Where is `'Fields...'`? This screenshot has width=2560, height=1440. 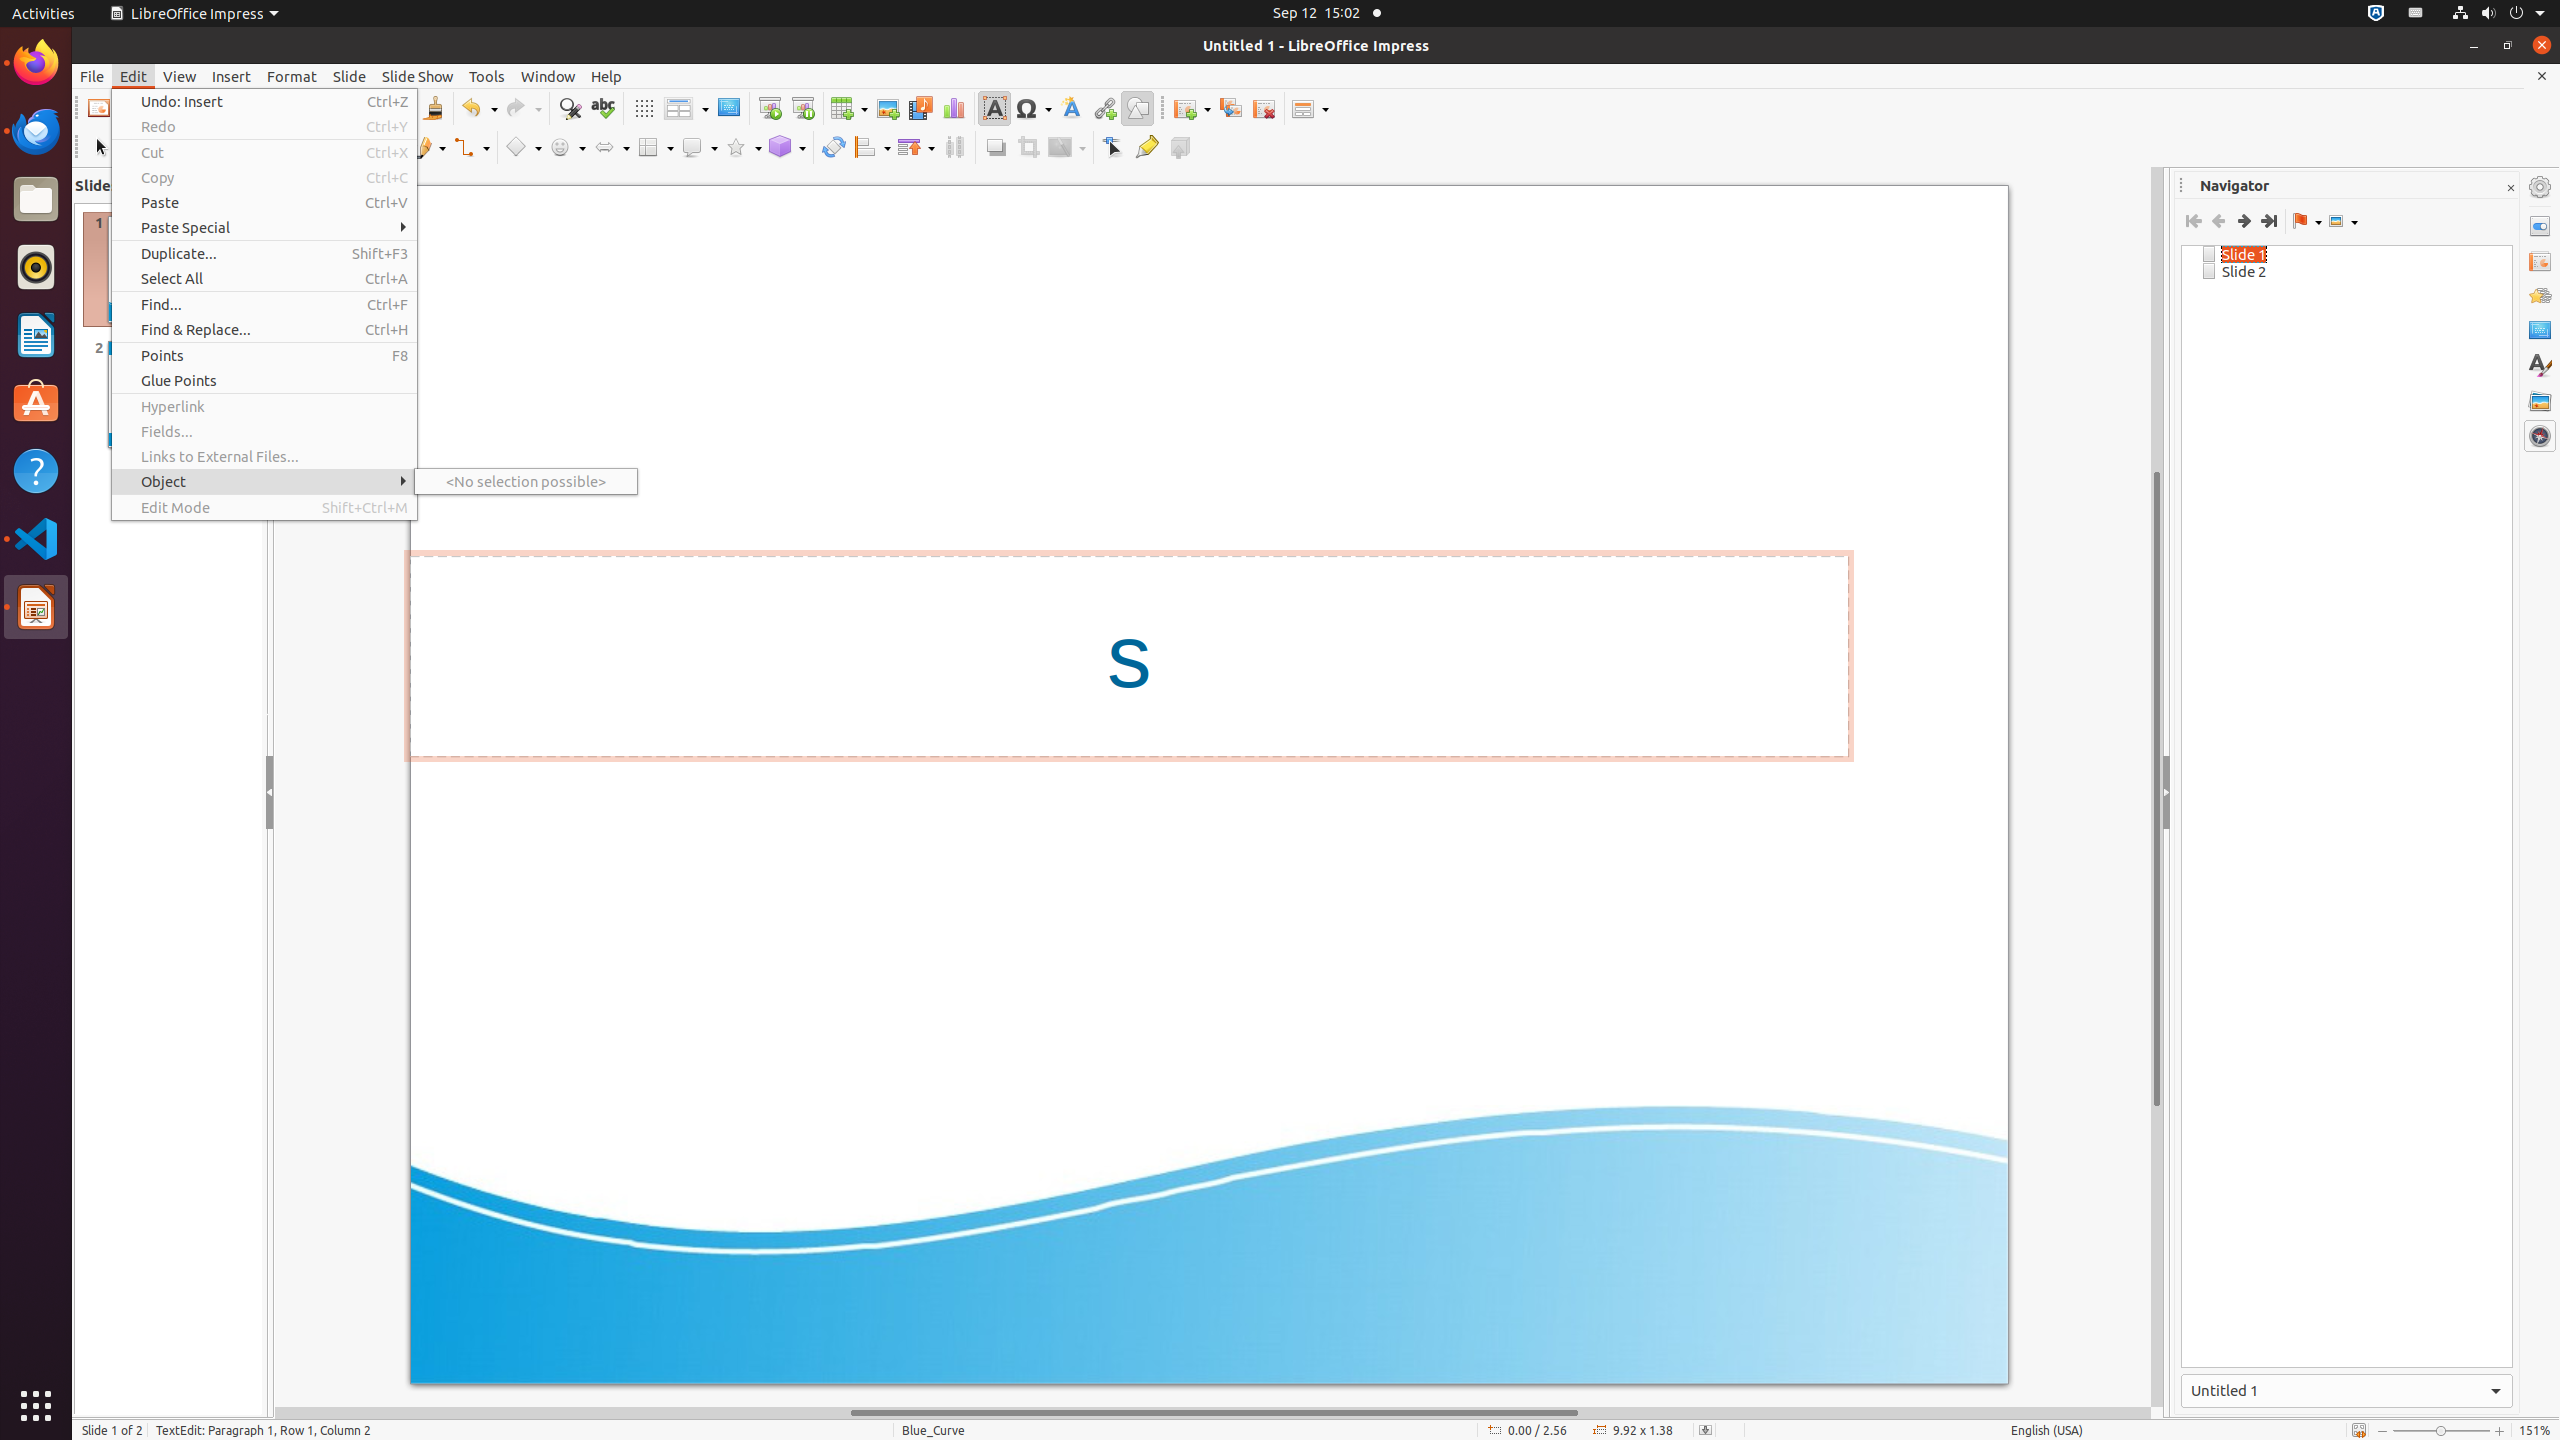 'Fields...' is located at coordinates (264, 430).